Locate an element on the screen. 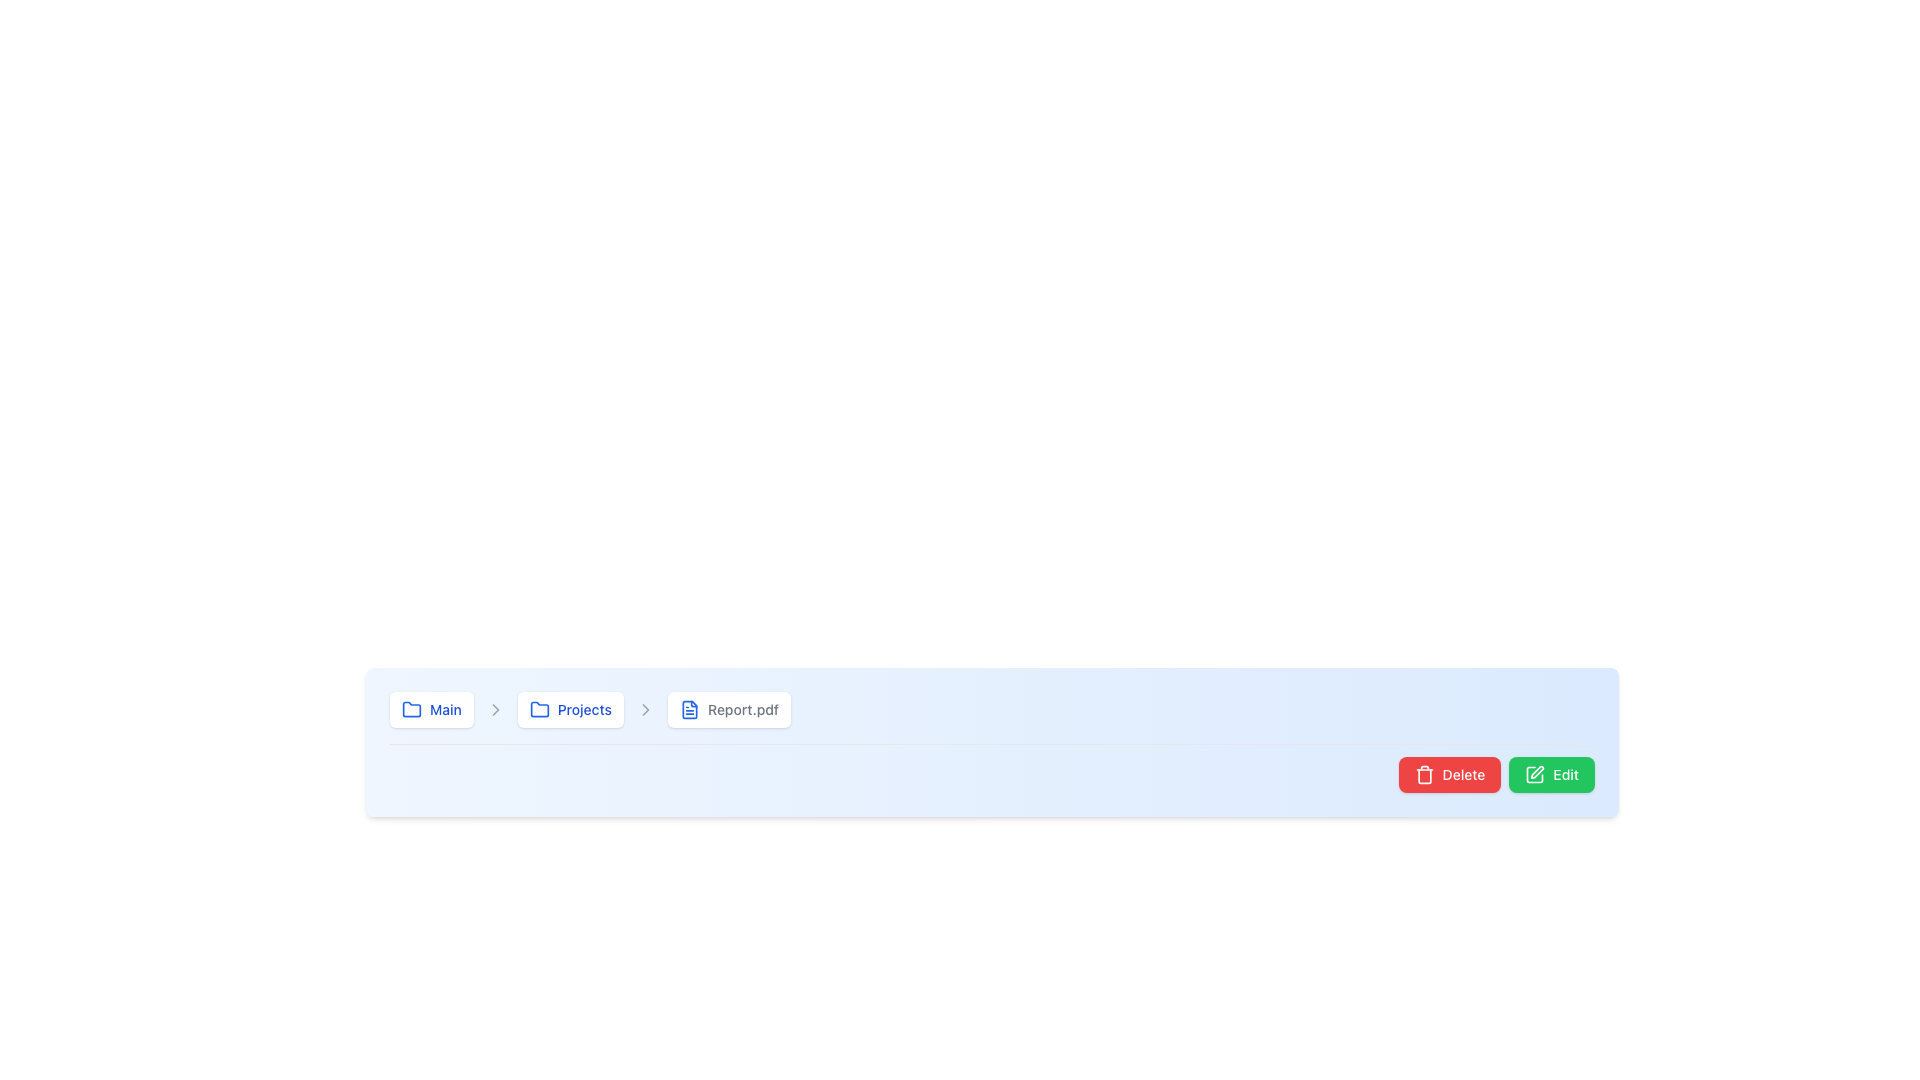 This screenshot has width=1920, height=1080. the blue-colored folder icon located to the left of the 'Projects' text in the breadcrumb navigation bar is located at coordinates (539, 708).